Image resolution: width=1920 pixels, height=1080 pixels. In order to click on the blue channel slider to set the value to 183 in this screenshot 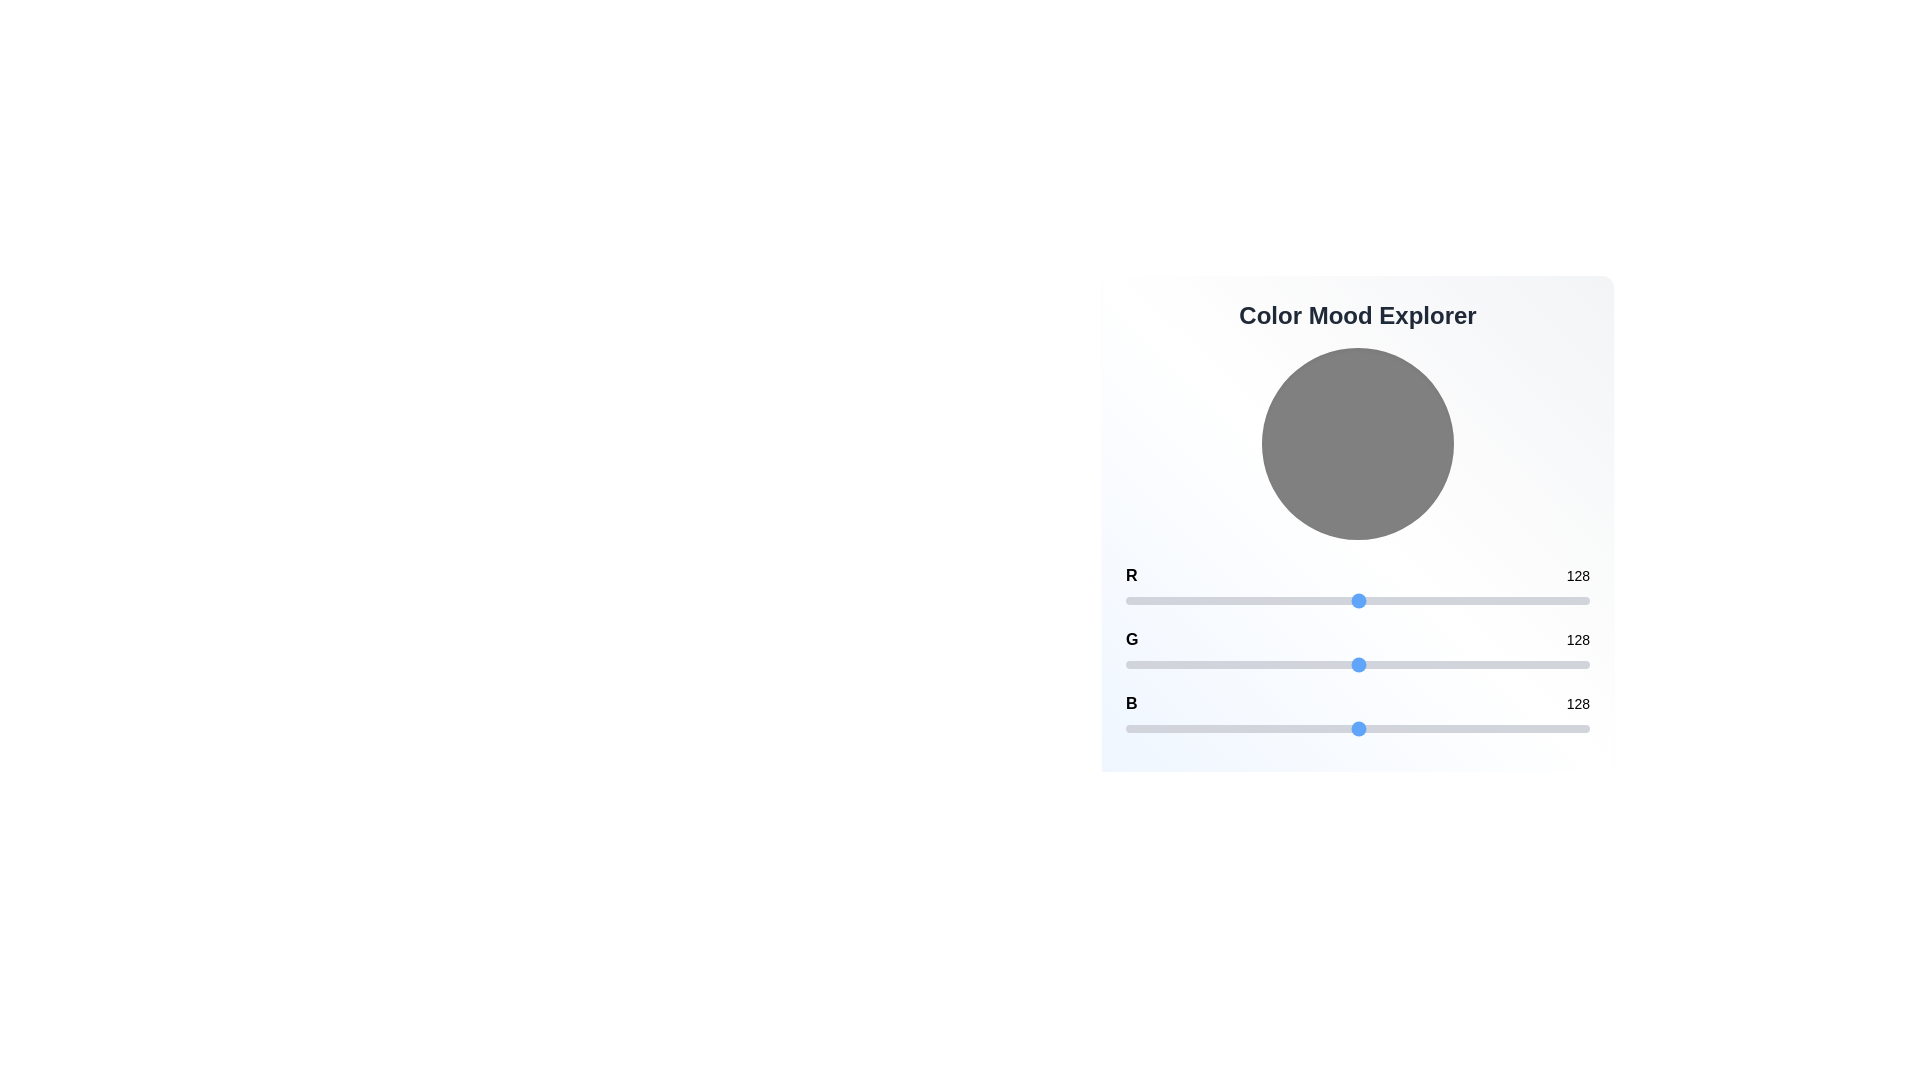, I will do `click(1459, 729)`.